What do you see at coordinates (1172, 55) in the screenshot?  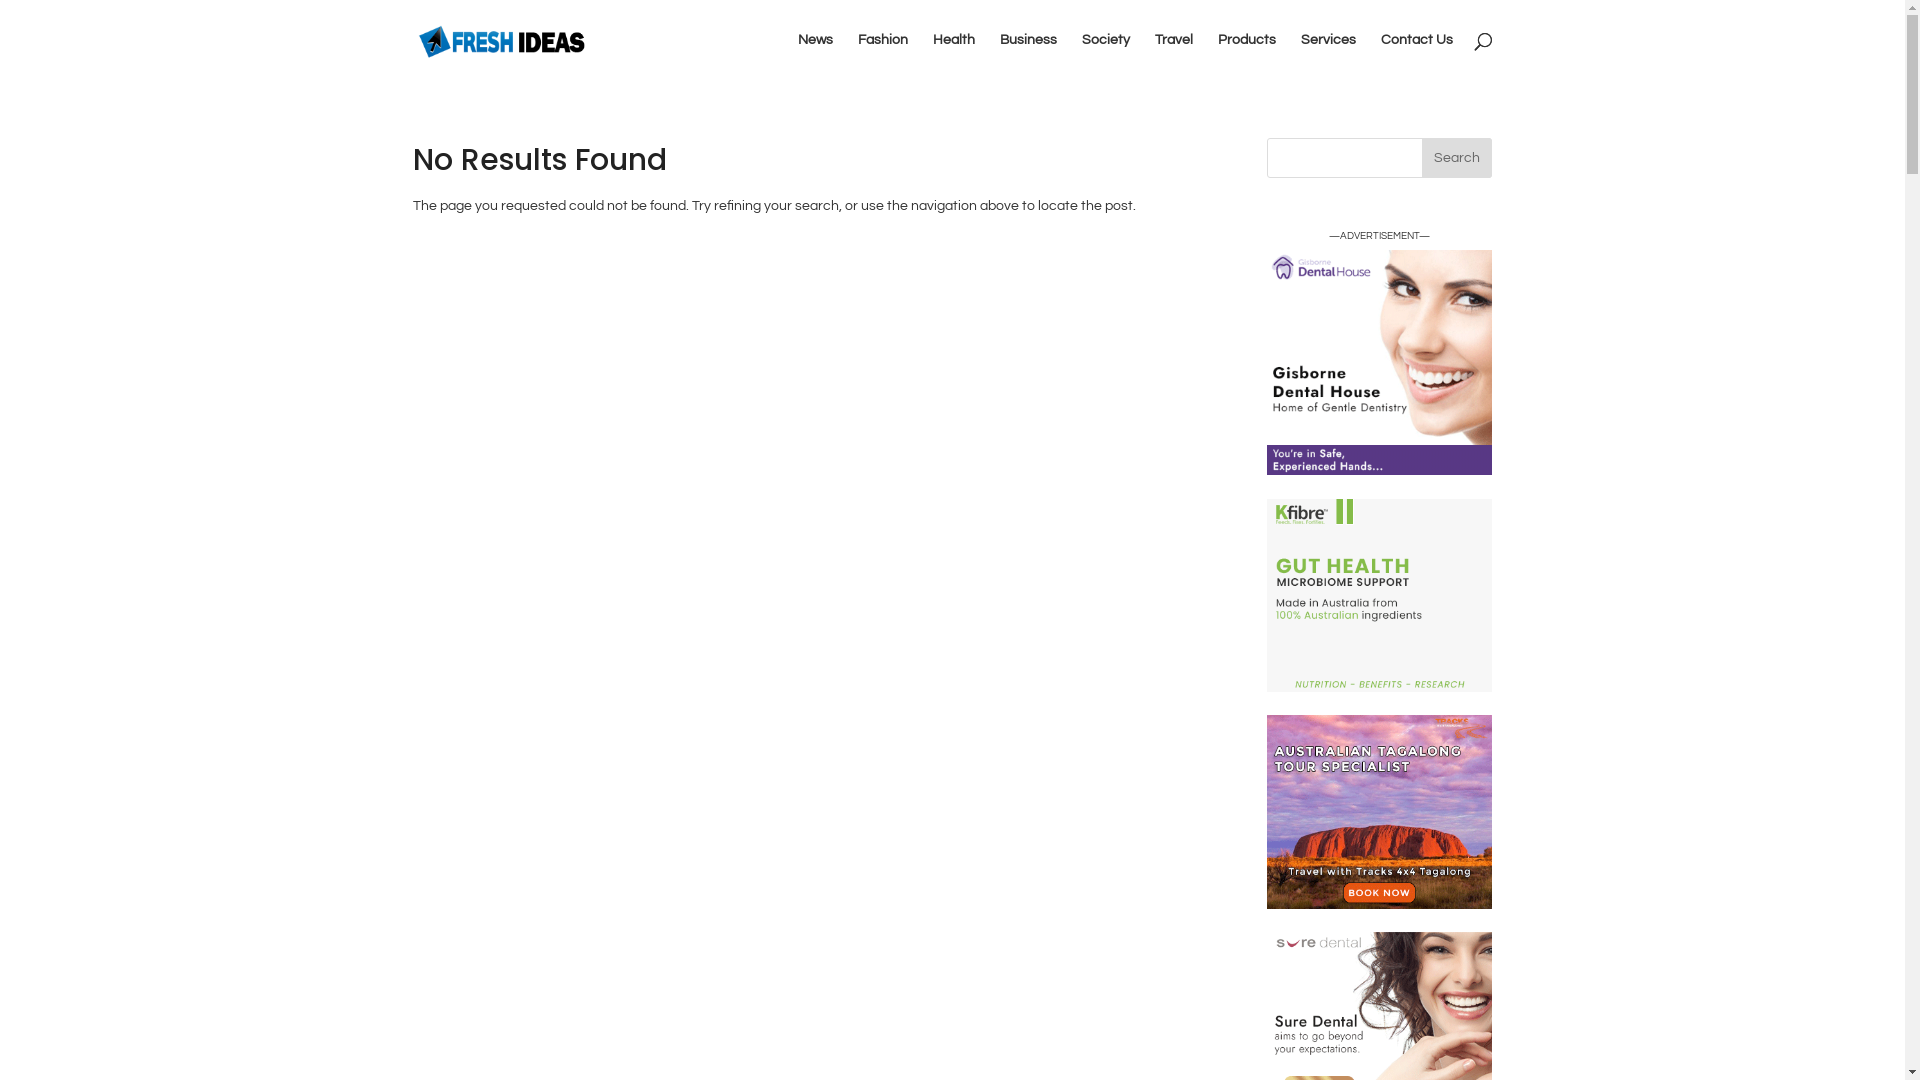 I see `'Travel'` at bounding box center [1172, 55].